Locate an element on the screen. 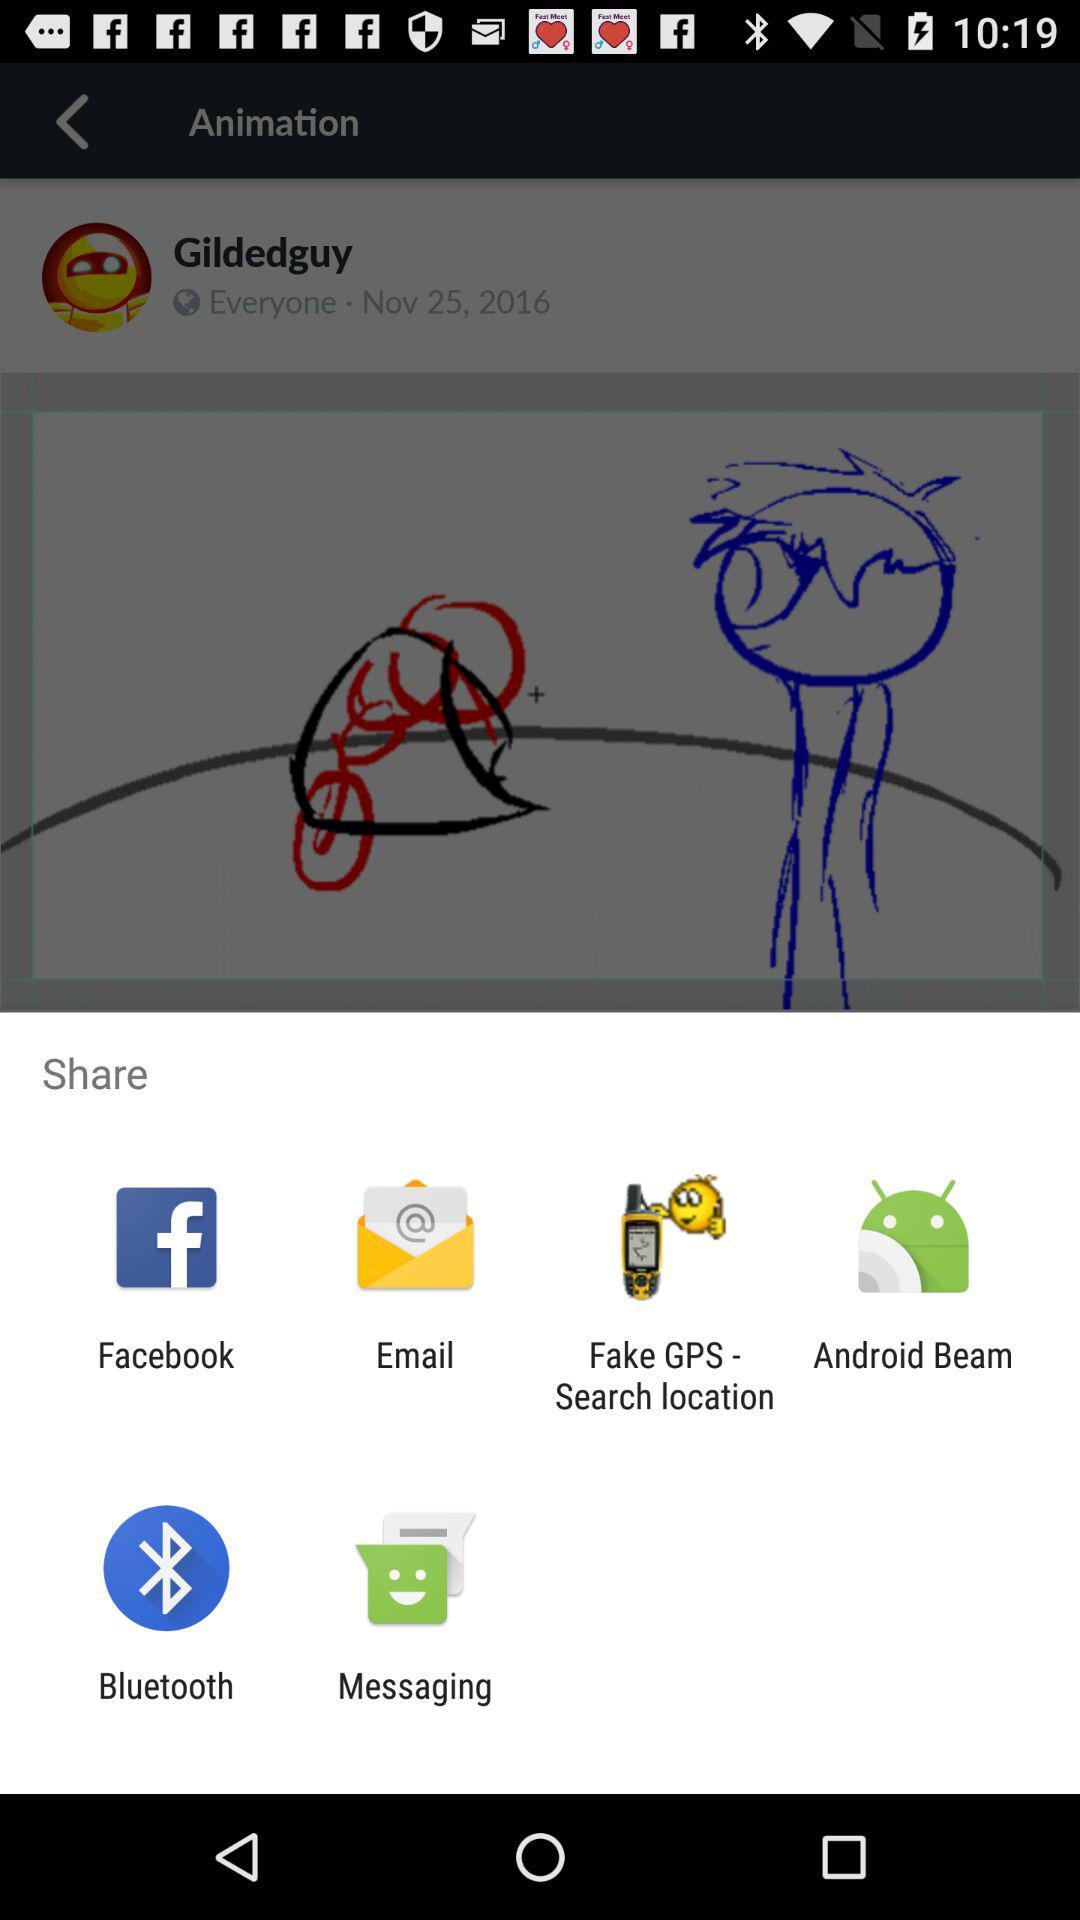 The image size is (1080, 1920). the app next to the fake gps search app is located at coordinates (913, 1374).